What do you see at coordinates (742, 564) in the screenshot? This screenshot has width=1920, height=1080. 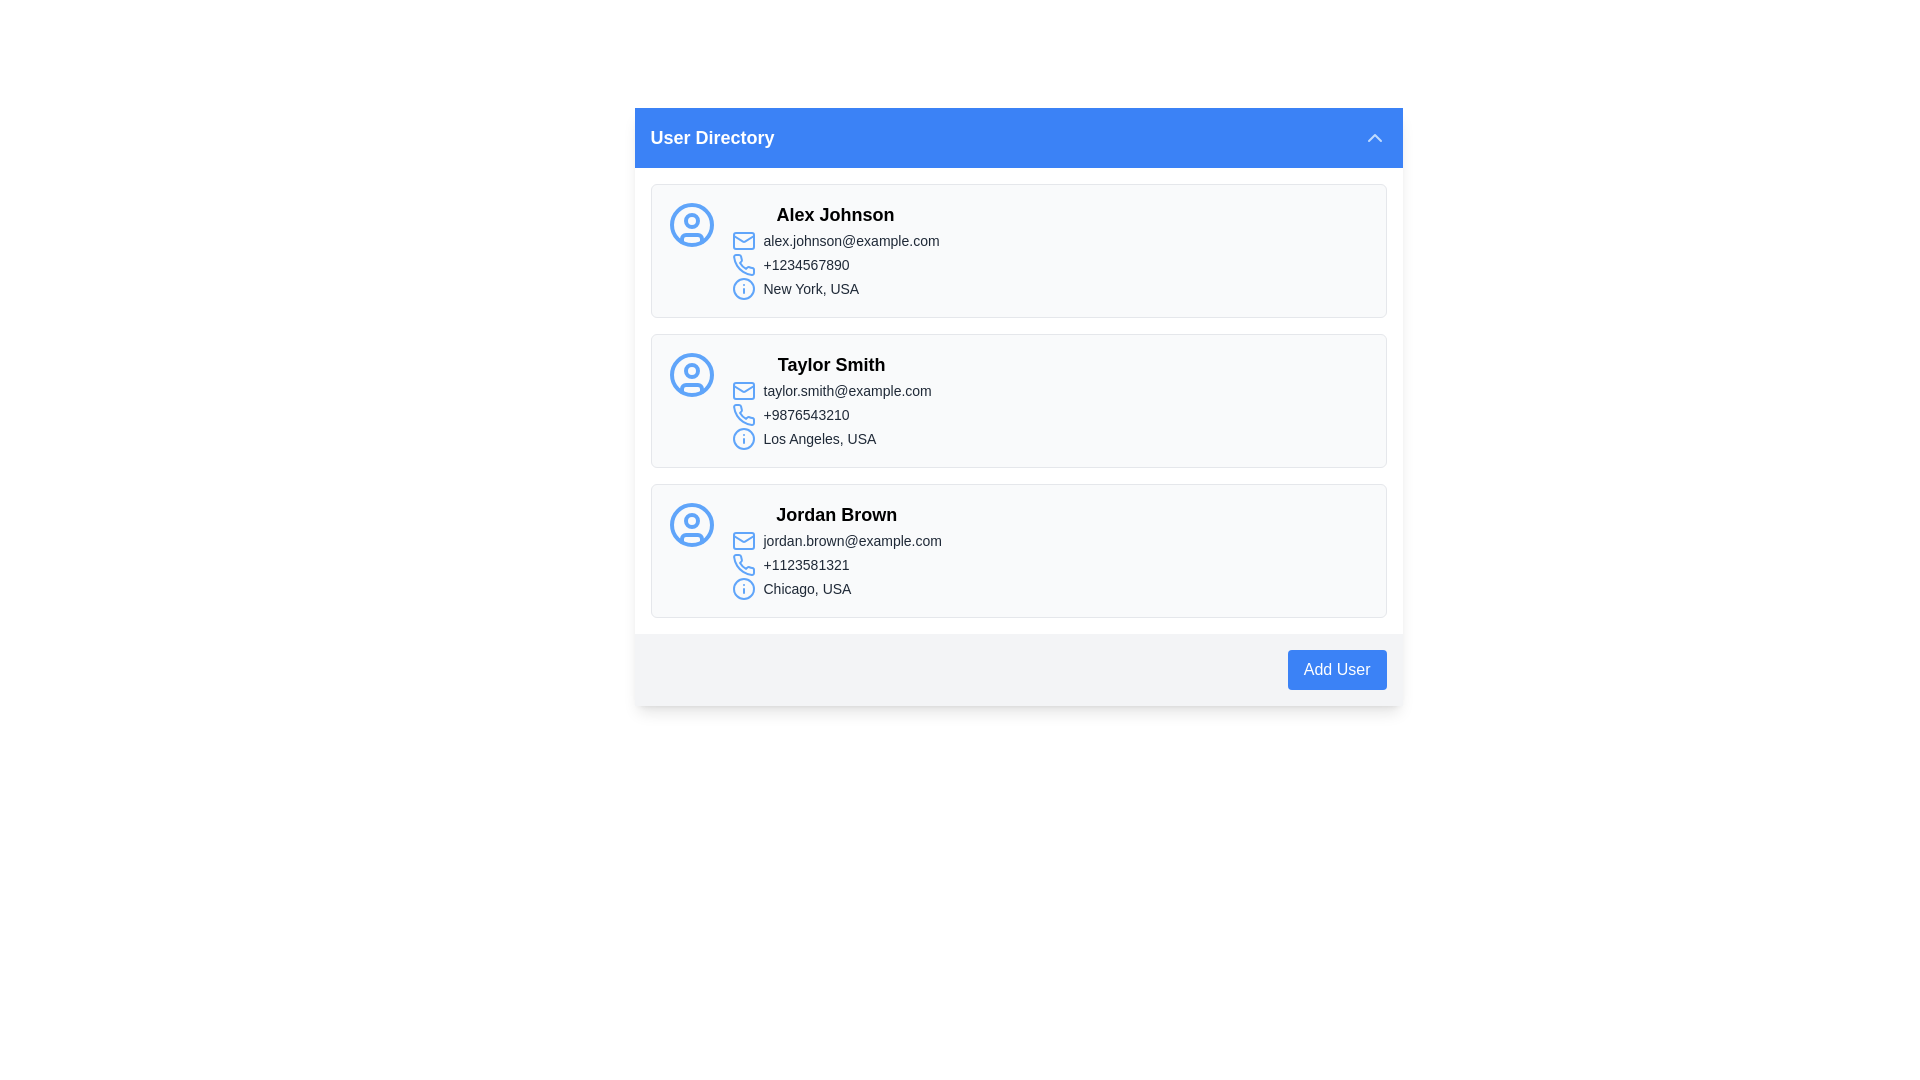 I see `the contact phone number icon located within the 'Jordan Brown' card in the directory, positioned below the email icon` at bounding box center [742, 564].